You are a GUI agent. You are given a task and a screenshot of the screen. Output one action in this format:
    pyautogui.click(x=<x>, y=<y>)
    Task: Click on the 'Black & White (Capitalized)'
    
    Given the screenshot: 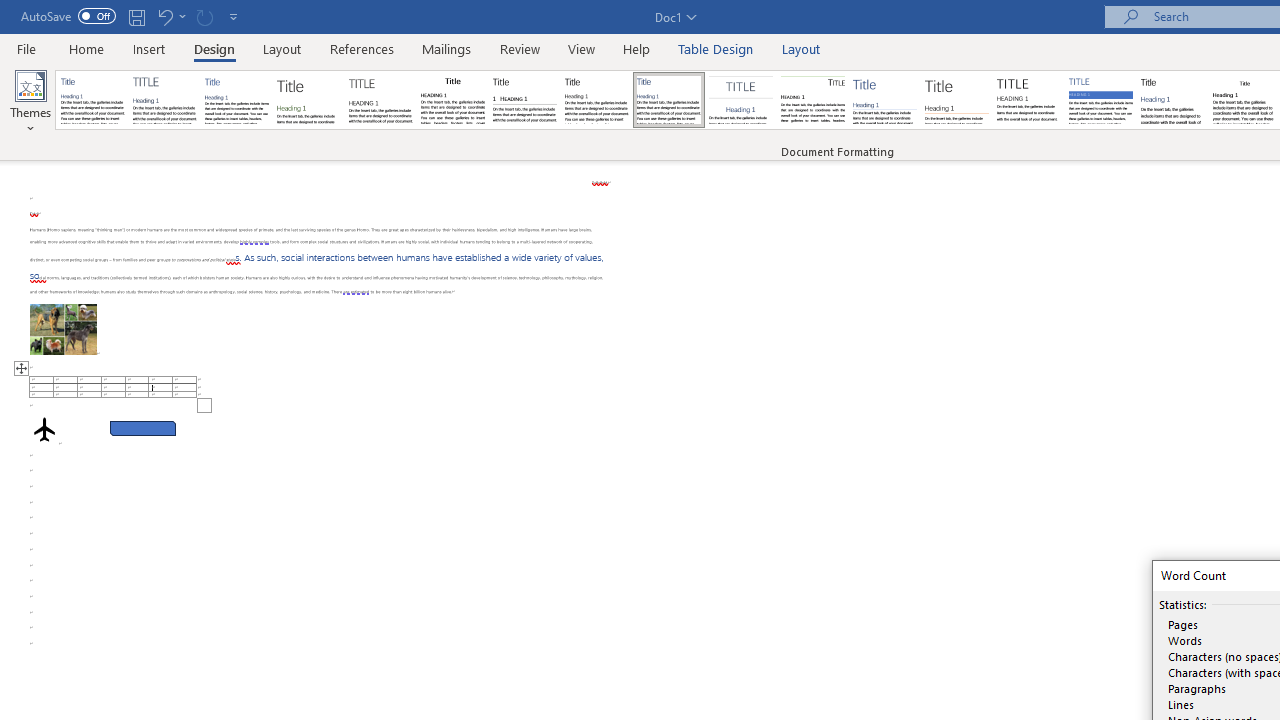 What is the action you would take?
    pyautogui.click(x=381, y=100)
    